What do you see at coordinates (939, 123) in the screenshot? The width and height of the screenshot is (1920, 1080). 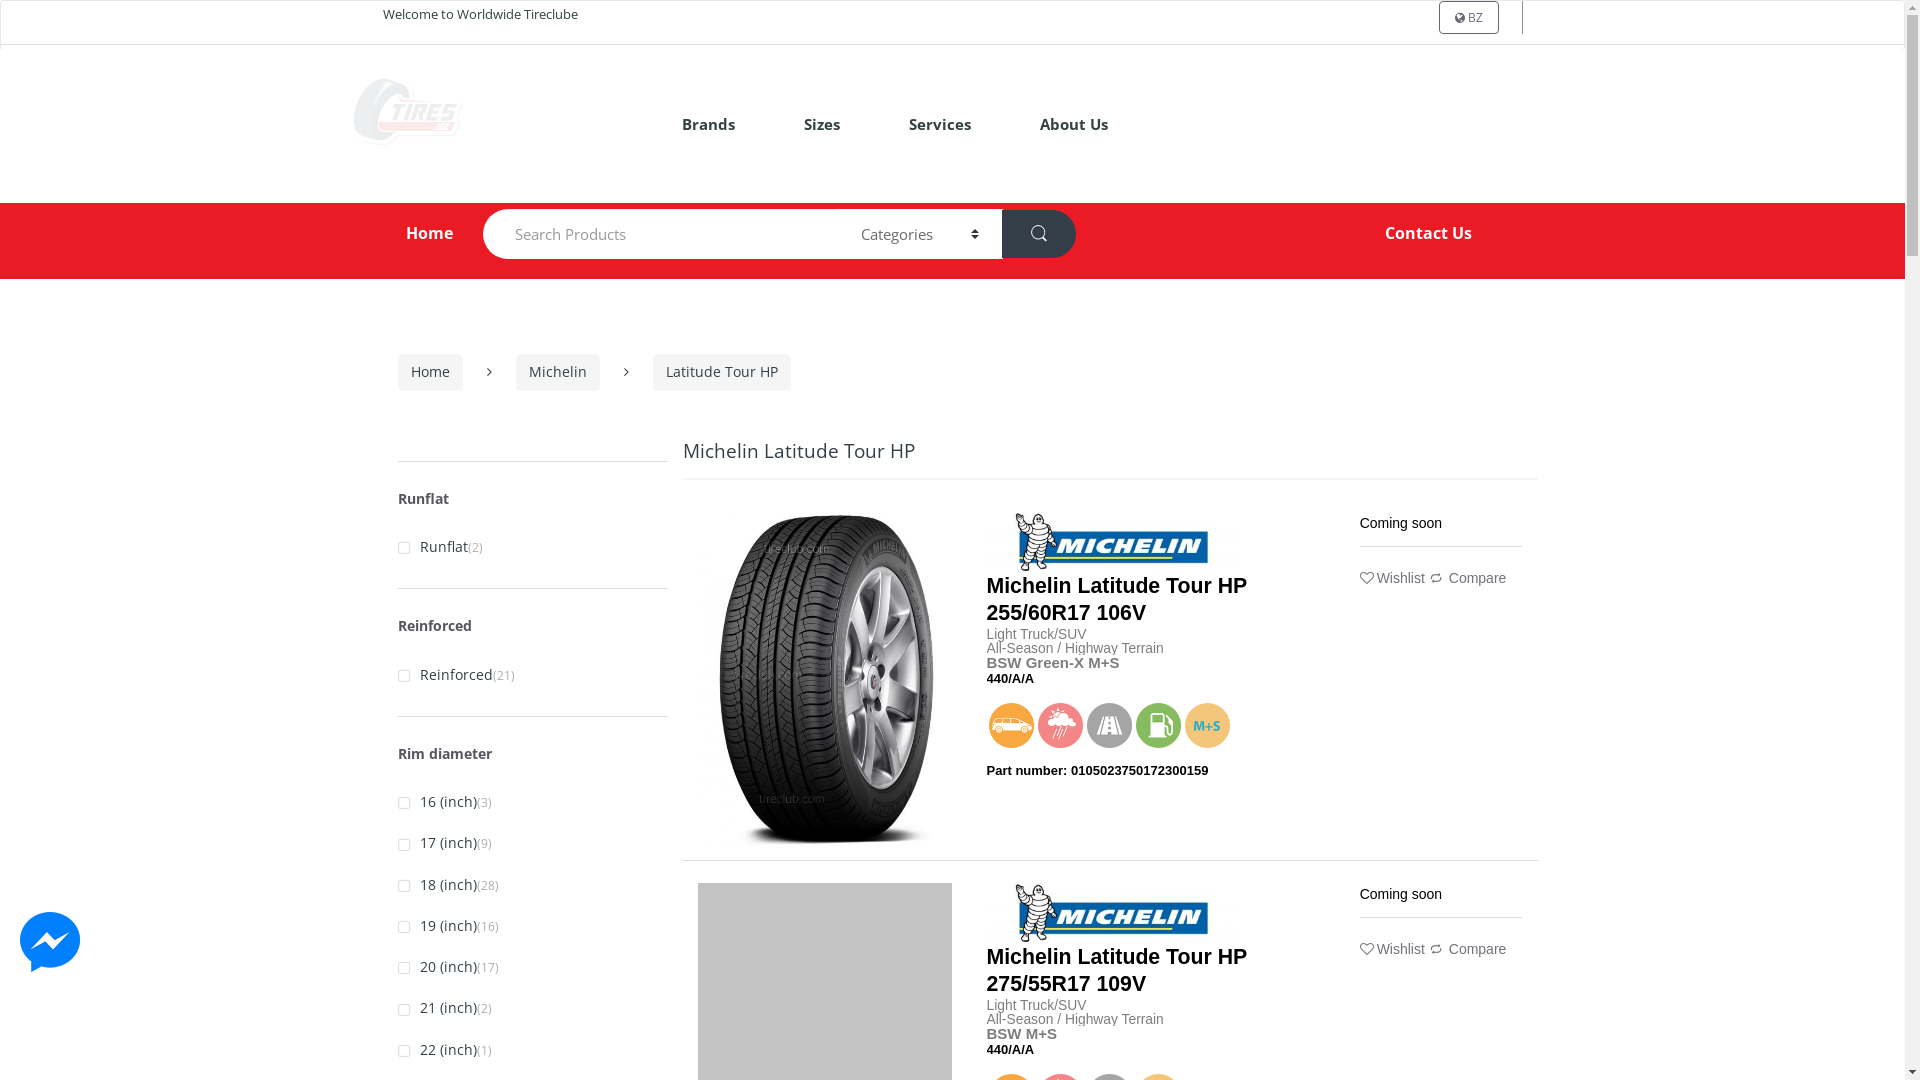 I see `'Services'` at bounding box center [939, 123].